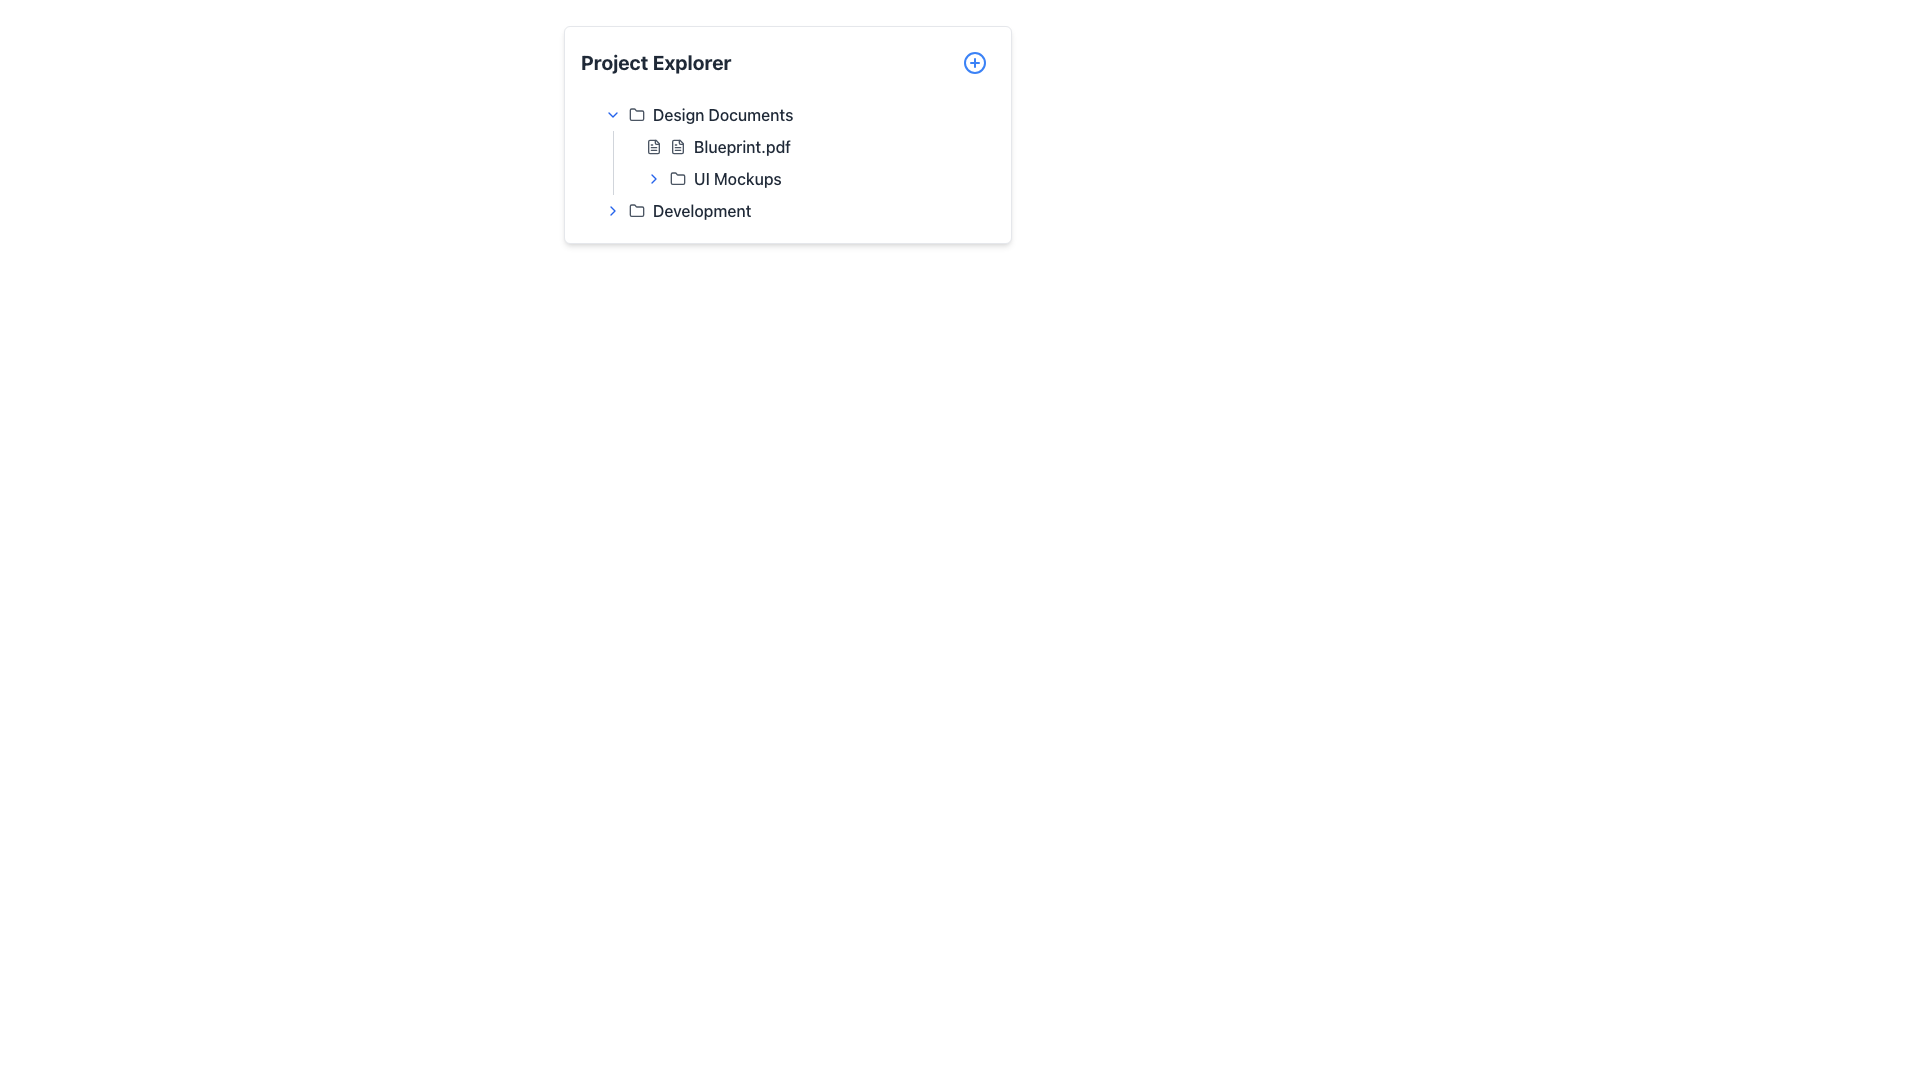  Describe the element at coordinates (677, 177) in the screenshot. I see `the folder icon representing 'UI Mockups' within the project hierarchy, which is visually indicated and aligned next to the text 'UI Mockups'` at that location.